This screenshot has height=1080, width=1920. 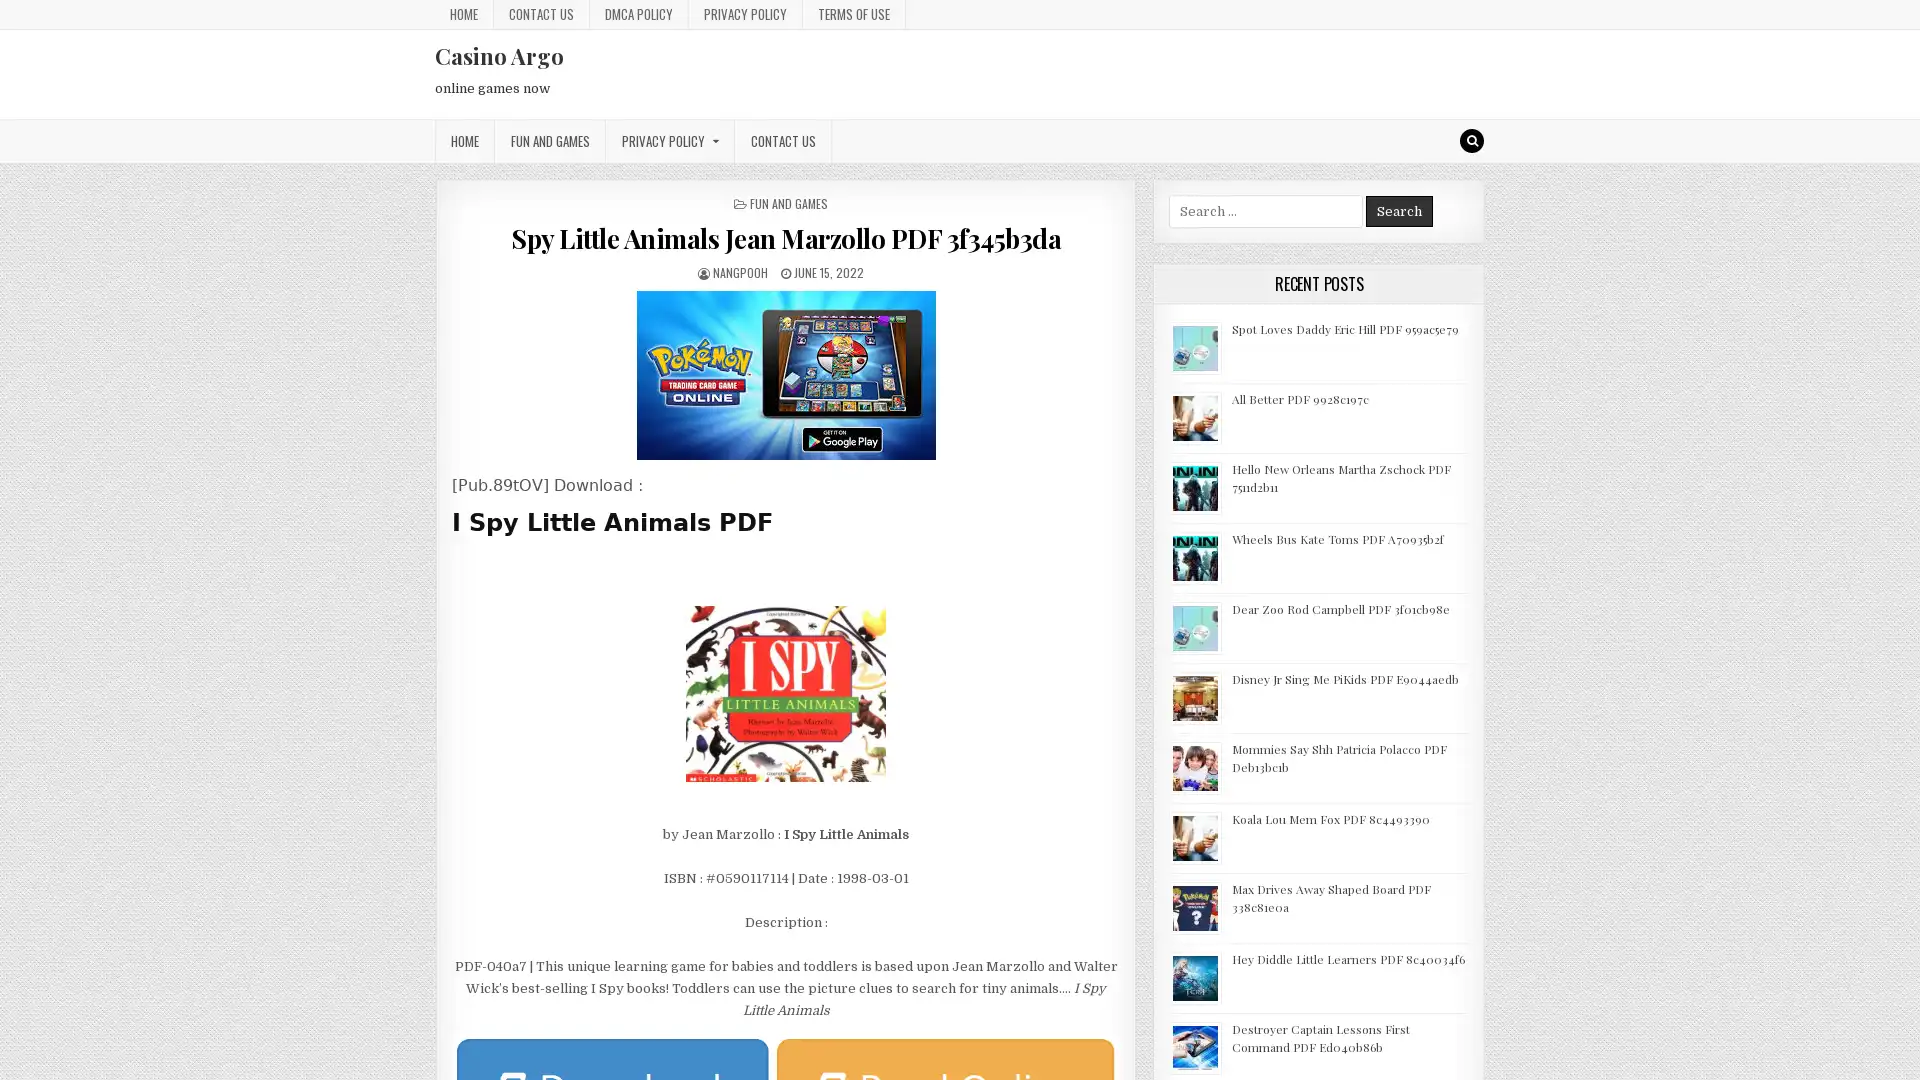 I want to click on Search, so click(x=1398, y=211).